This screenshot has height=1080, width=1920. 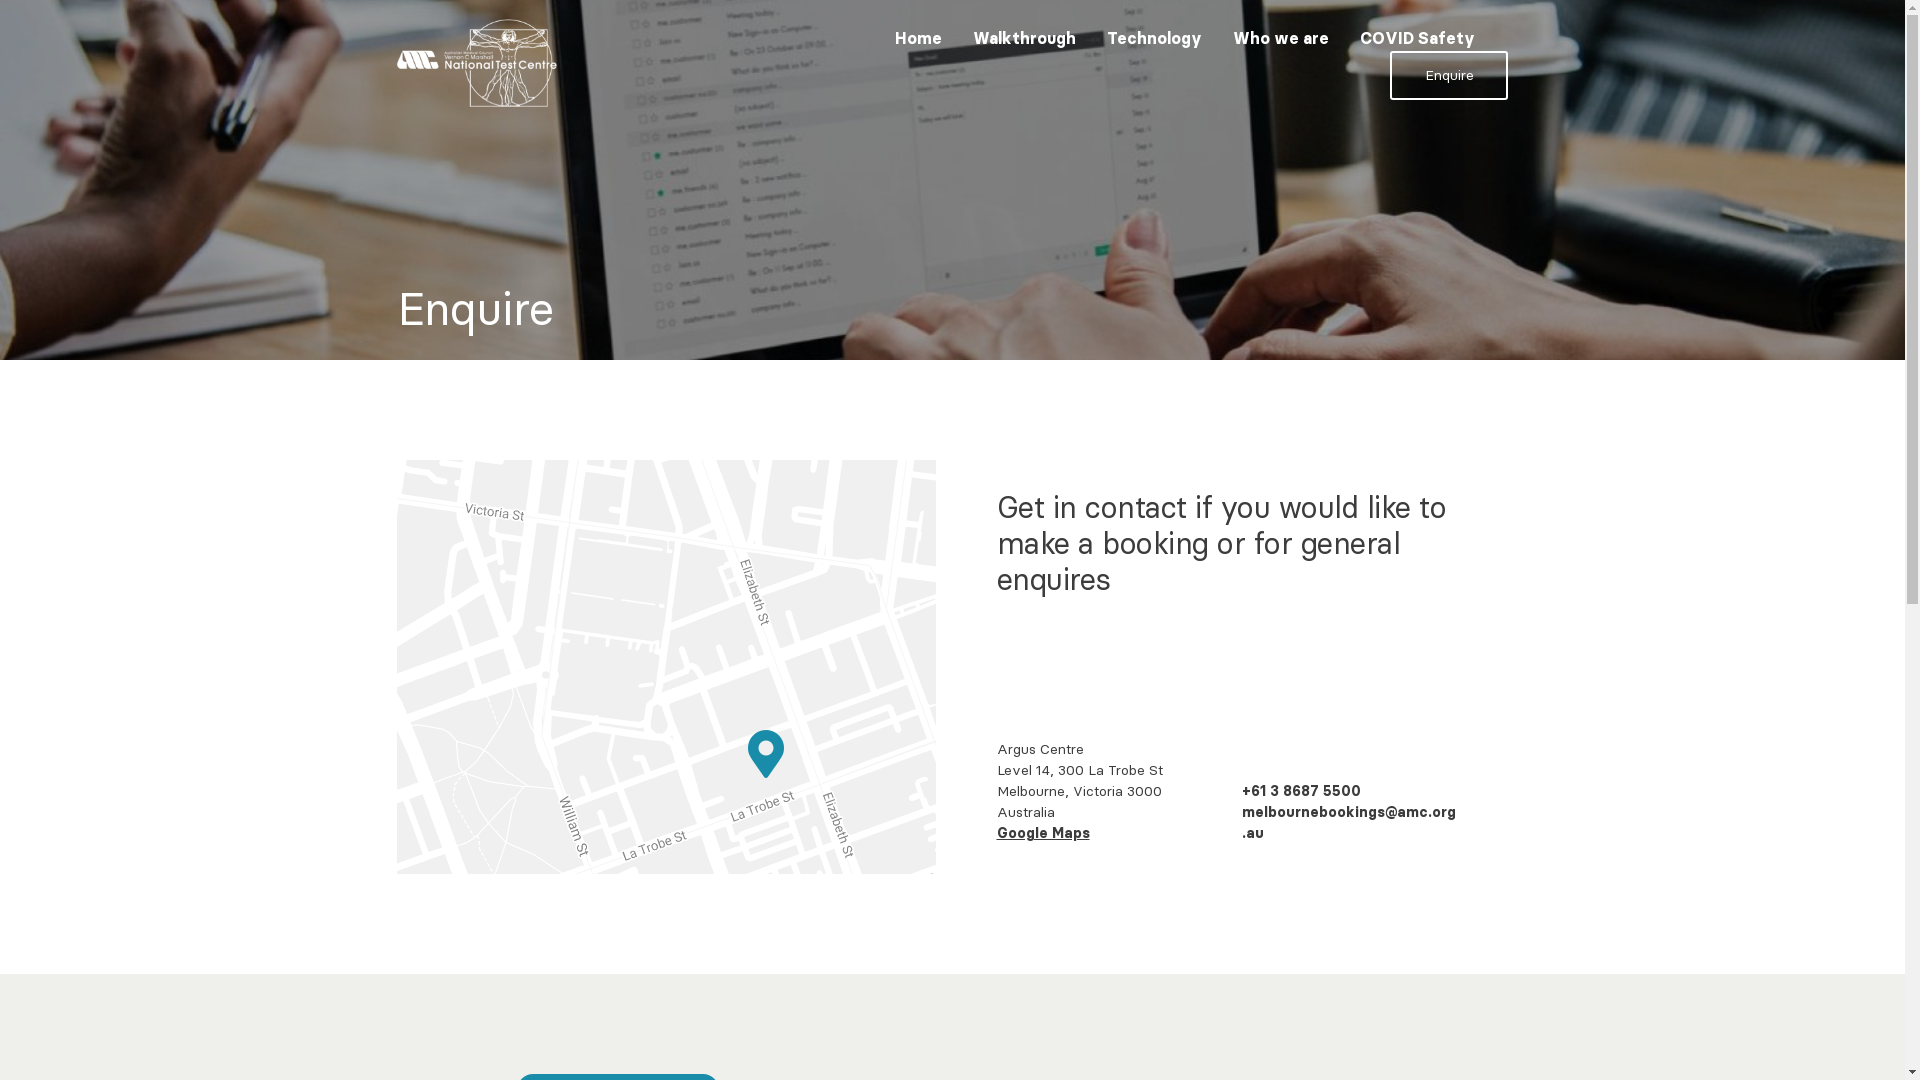 What do you see at coordinates (1024, 38) in the screenshot?
I see `'Walkthrough'` at bounding box center [1024, 38].